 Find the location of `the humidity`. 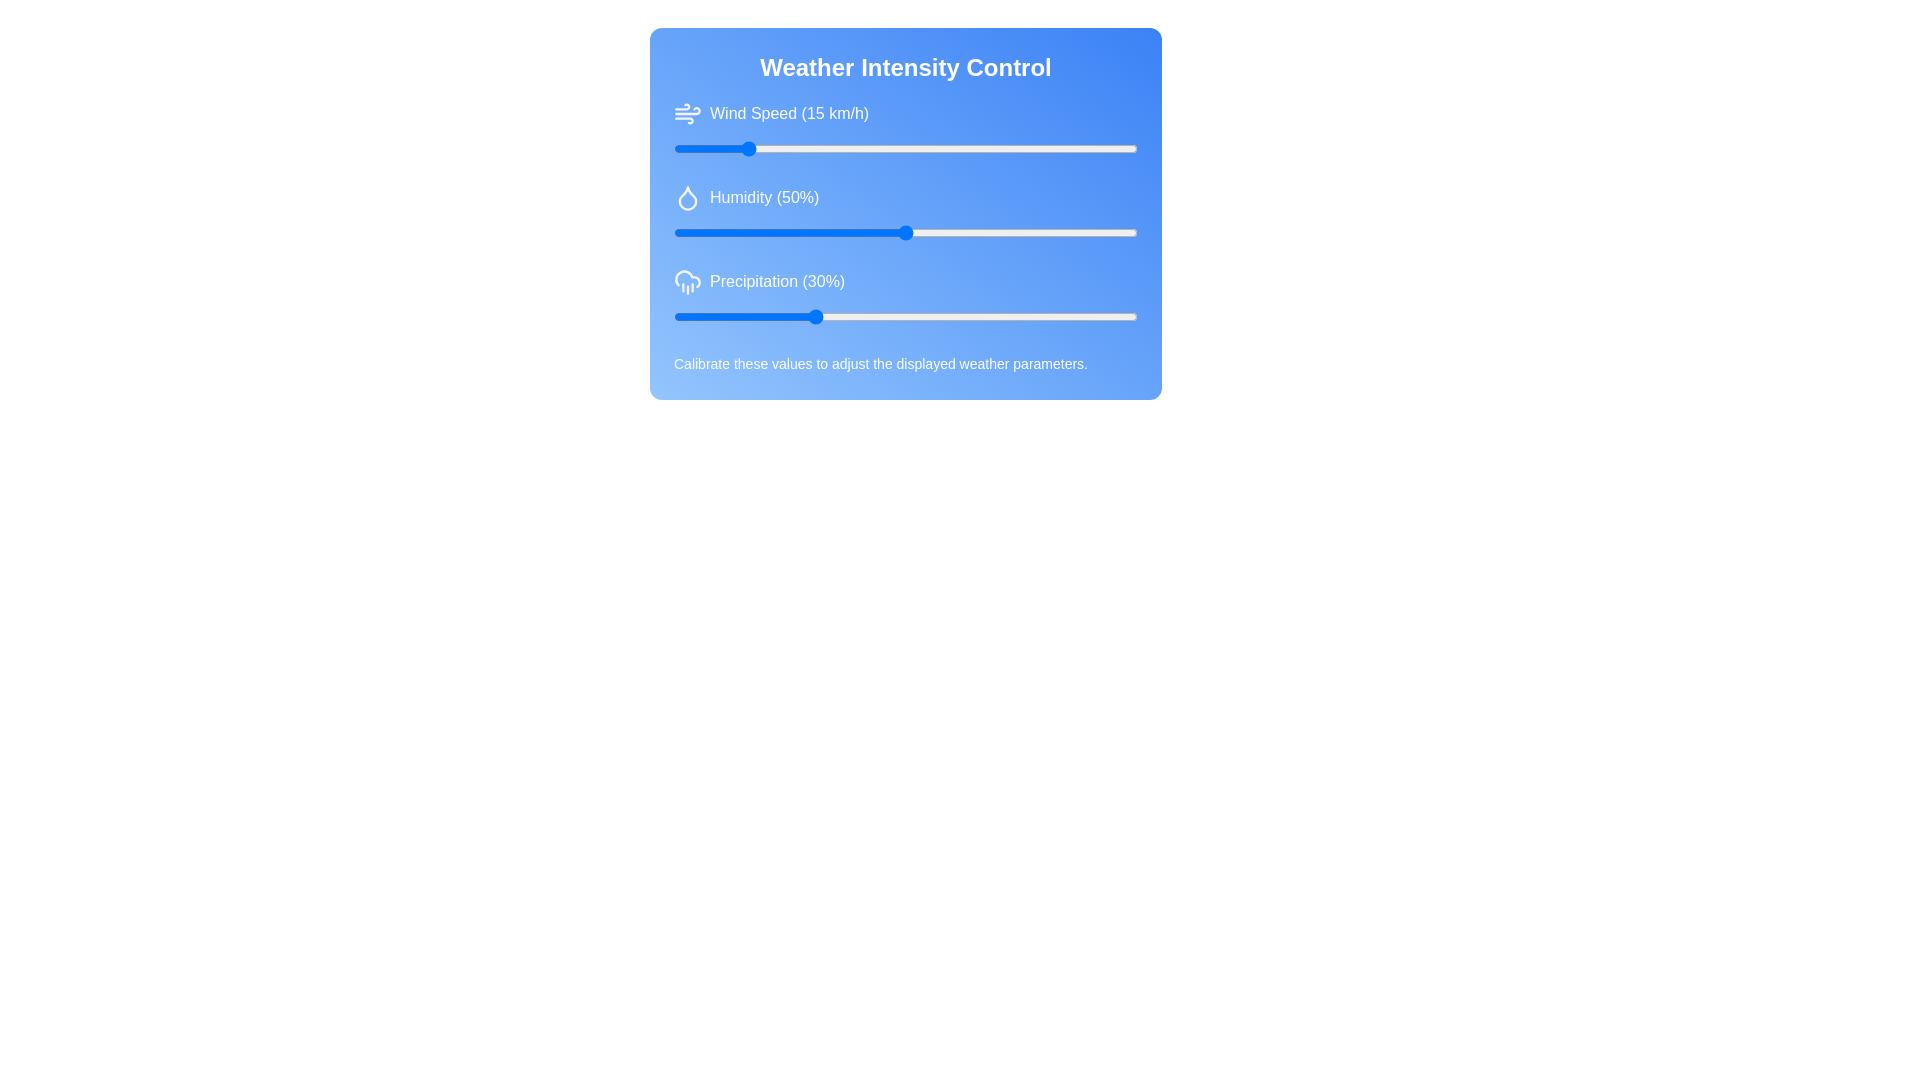

the humidity is located at coordinates (984, 231).